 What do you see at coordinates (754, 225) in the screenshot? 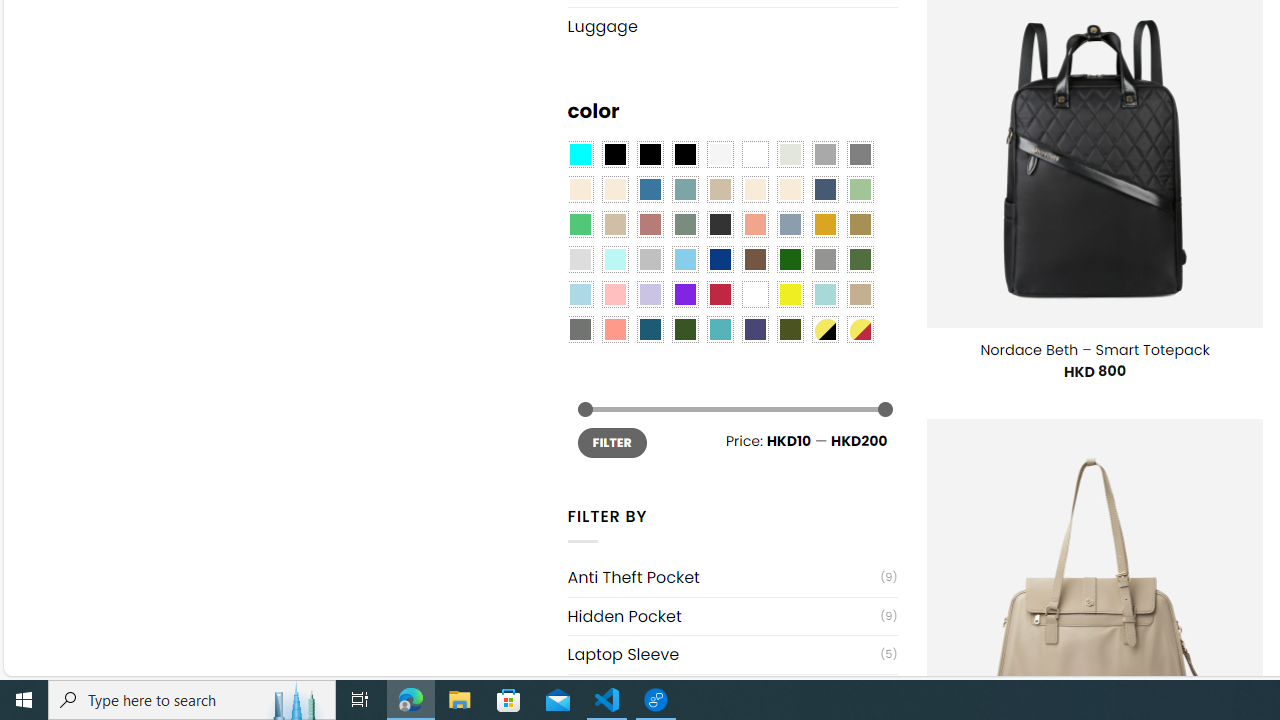
I see `'Coral'` at bounding box center [754, 225].